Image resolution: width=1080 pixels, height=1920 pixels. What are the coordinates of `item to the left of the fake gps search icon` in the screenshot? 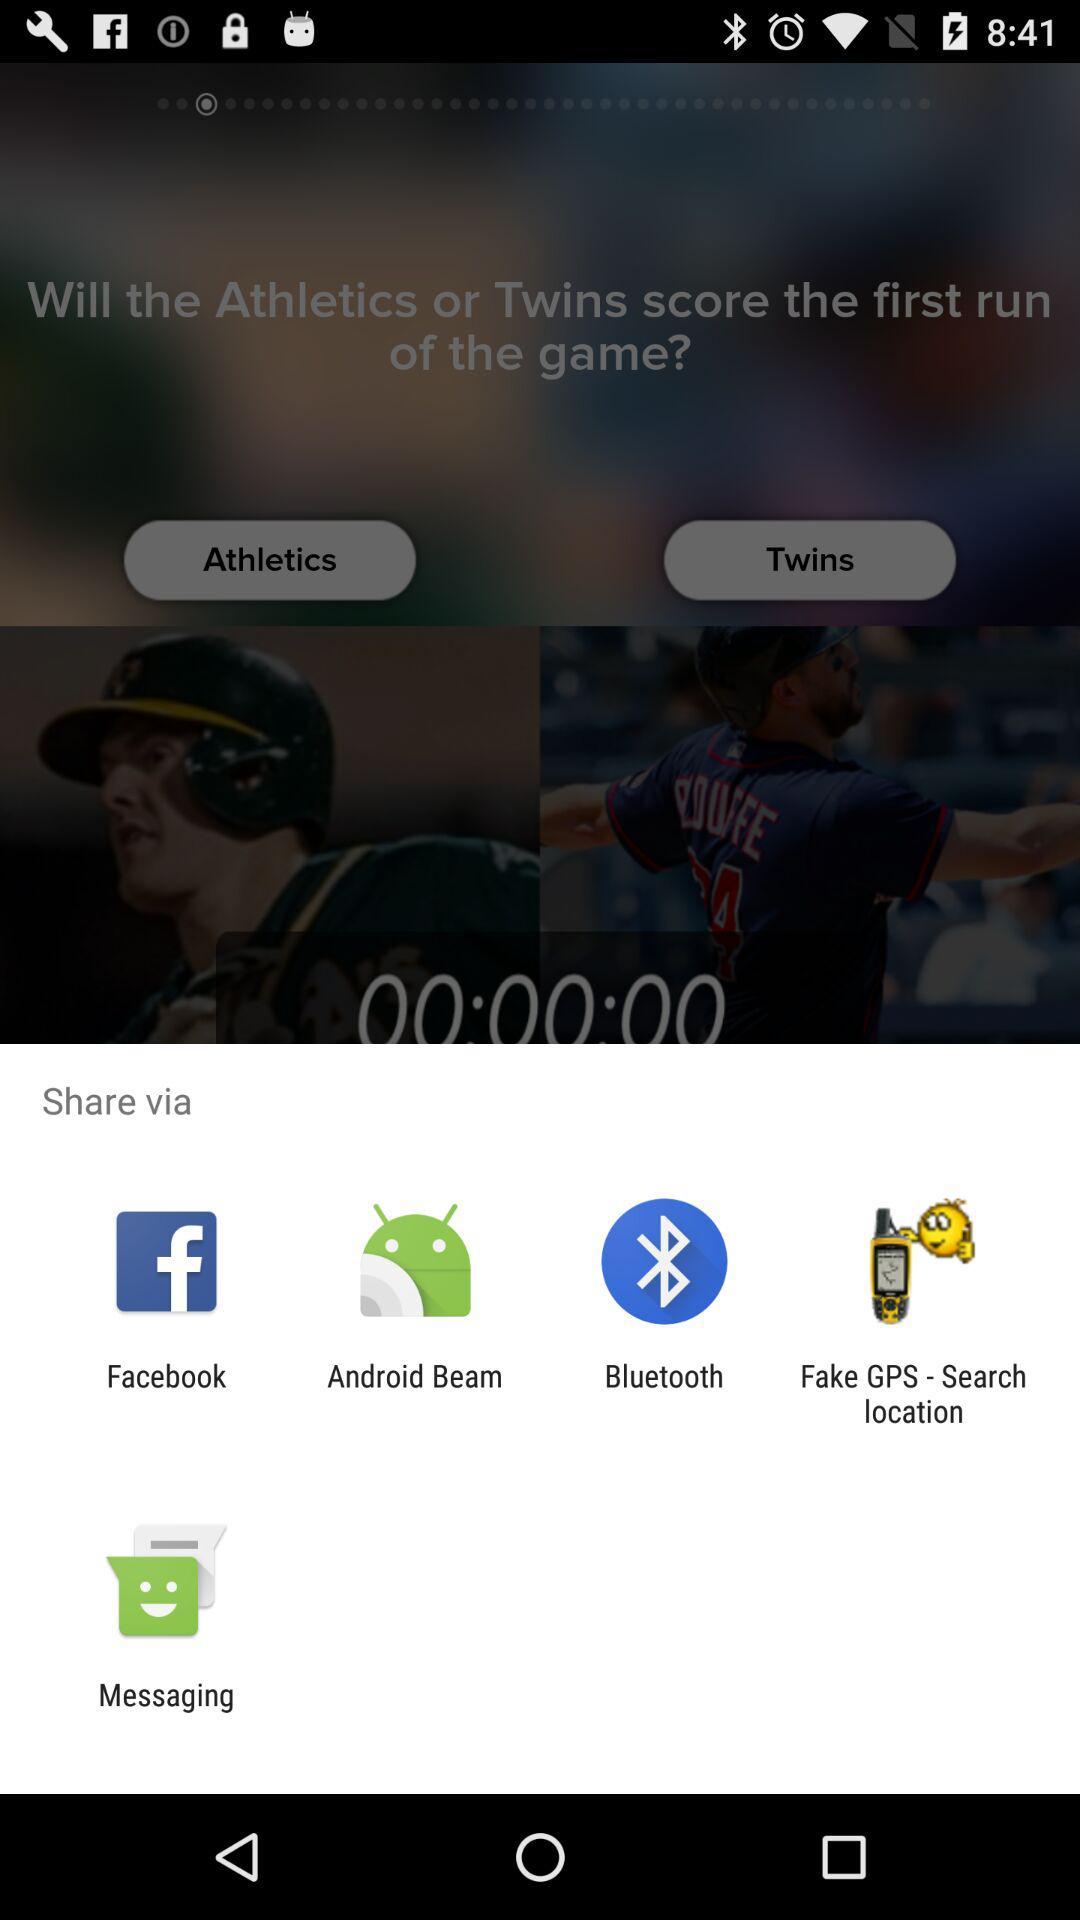 It's located at (664, 1392).